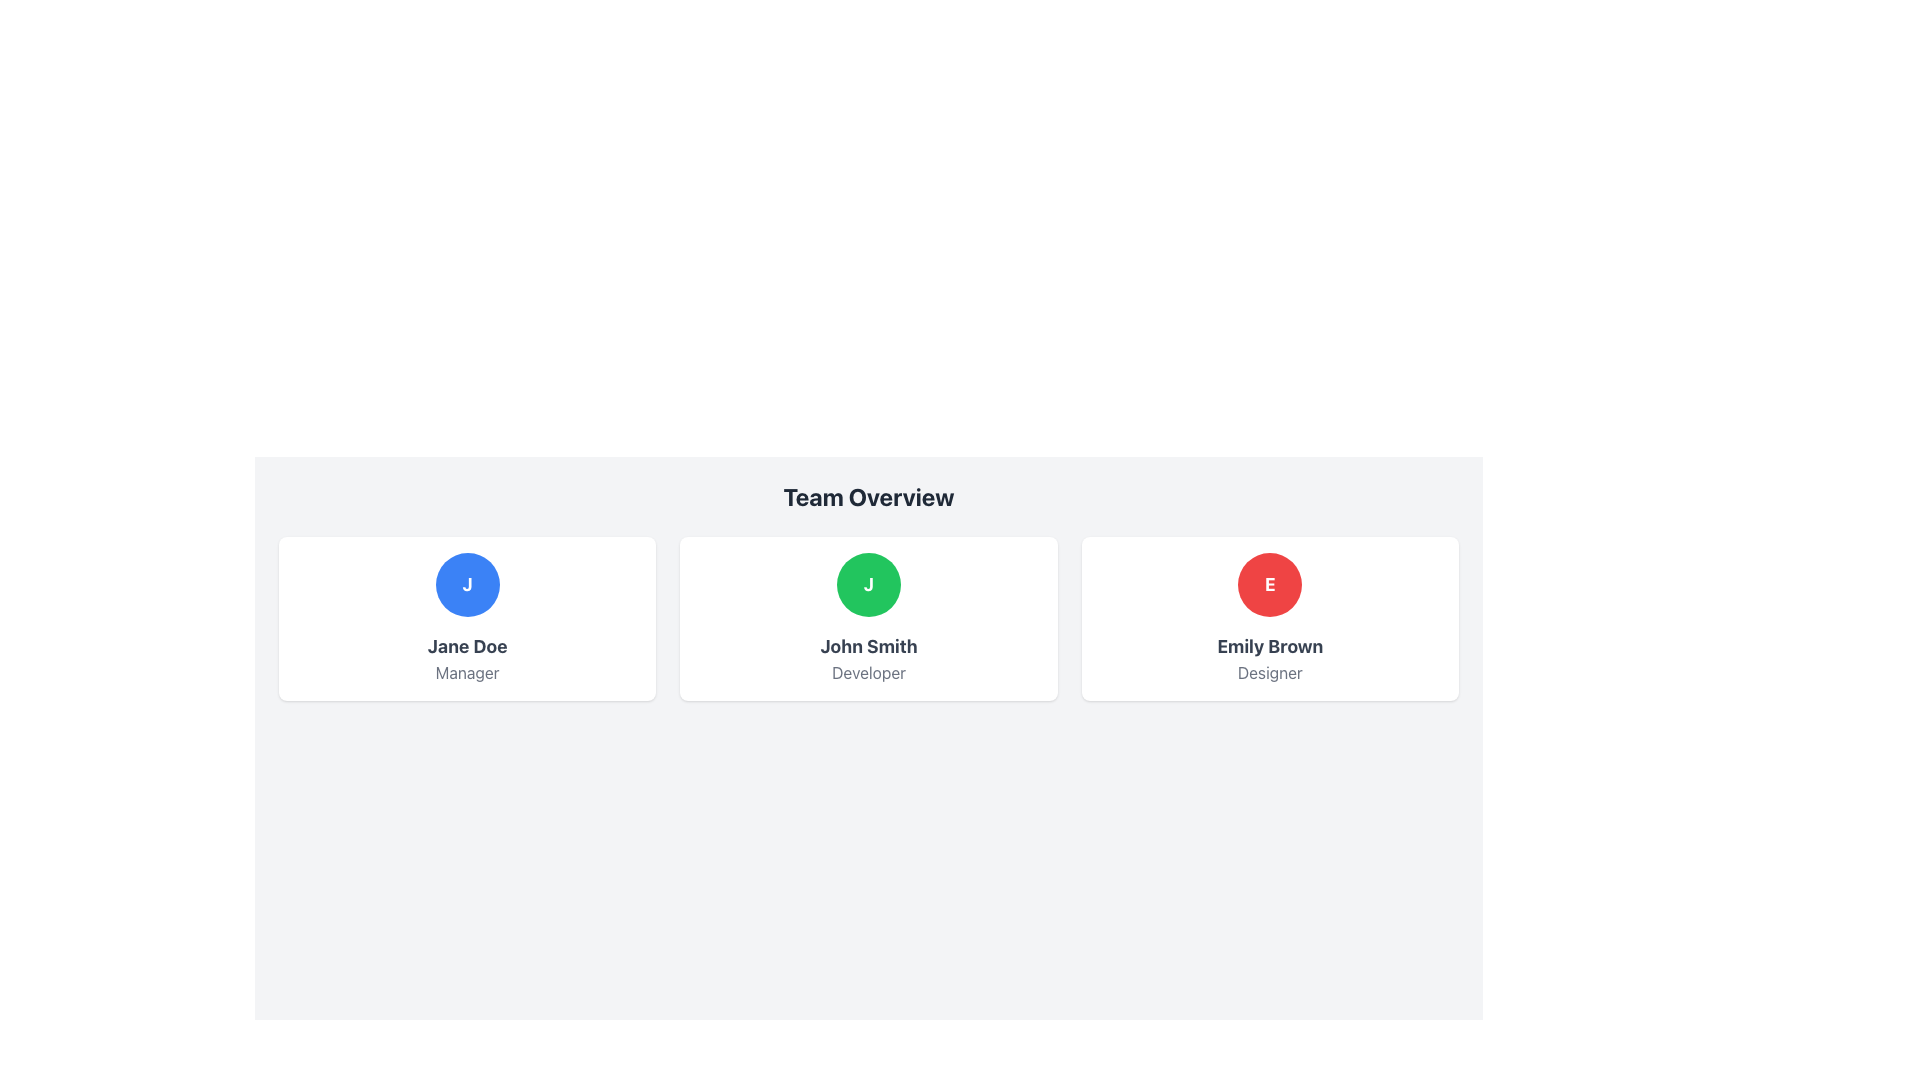 The image size is (1920, 1080). Describe the element at coordinates (1269, 647) in the screenshot. I see `text label that identifies the individual associated with the card, located below the red circular icon and above the 'Designer' label in the rightmost white card of the list` at that location.